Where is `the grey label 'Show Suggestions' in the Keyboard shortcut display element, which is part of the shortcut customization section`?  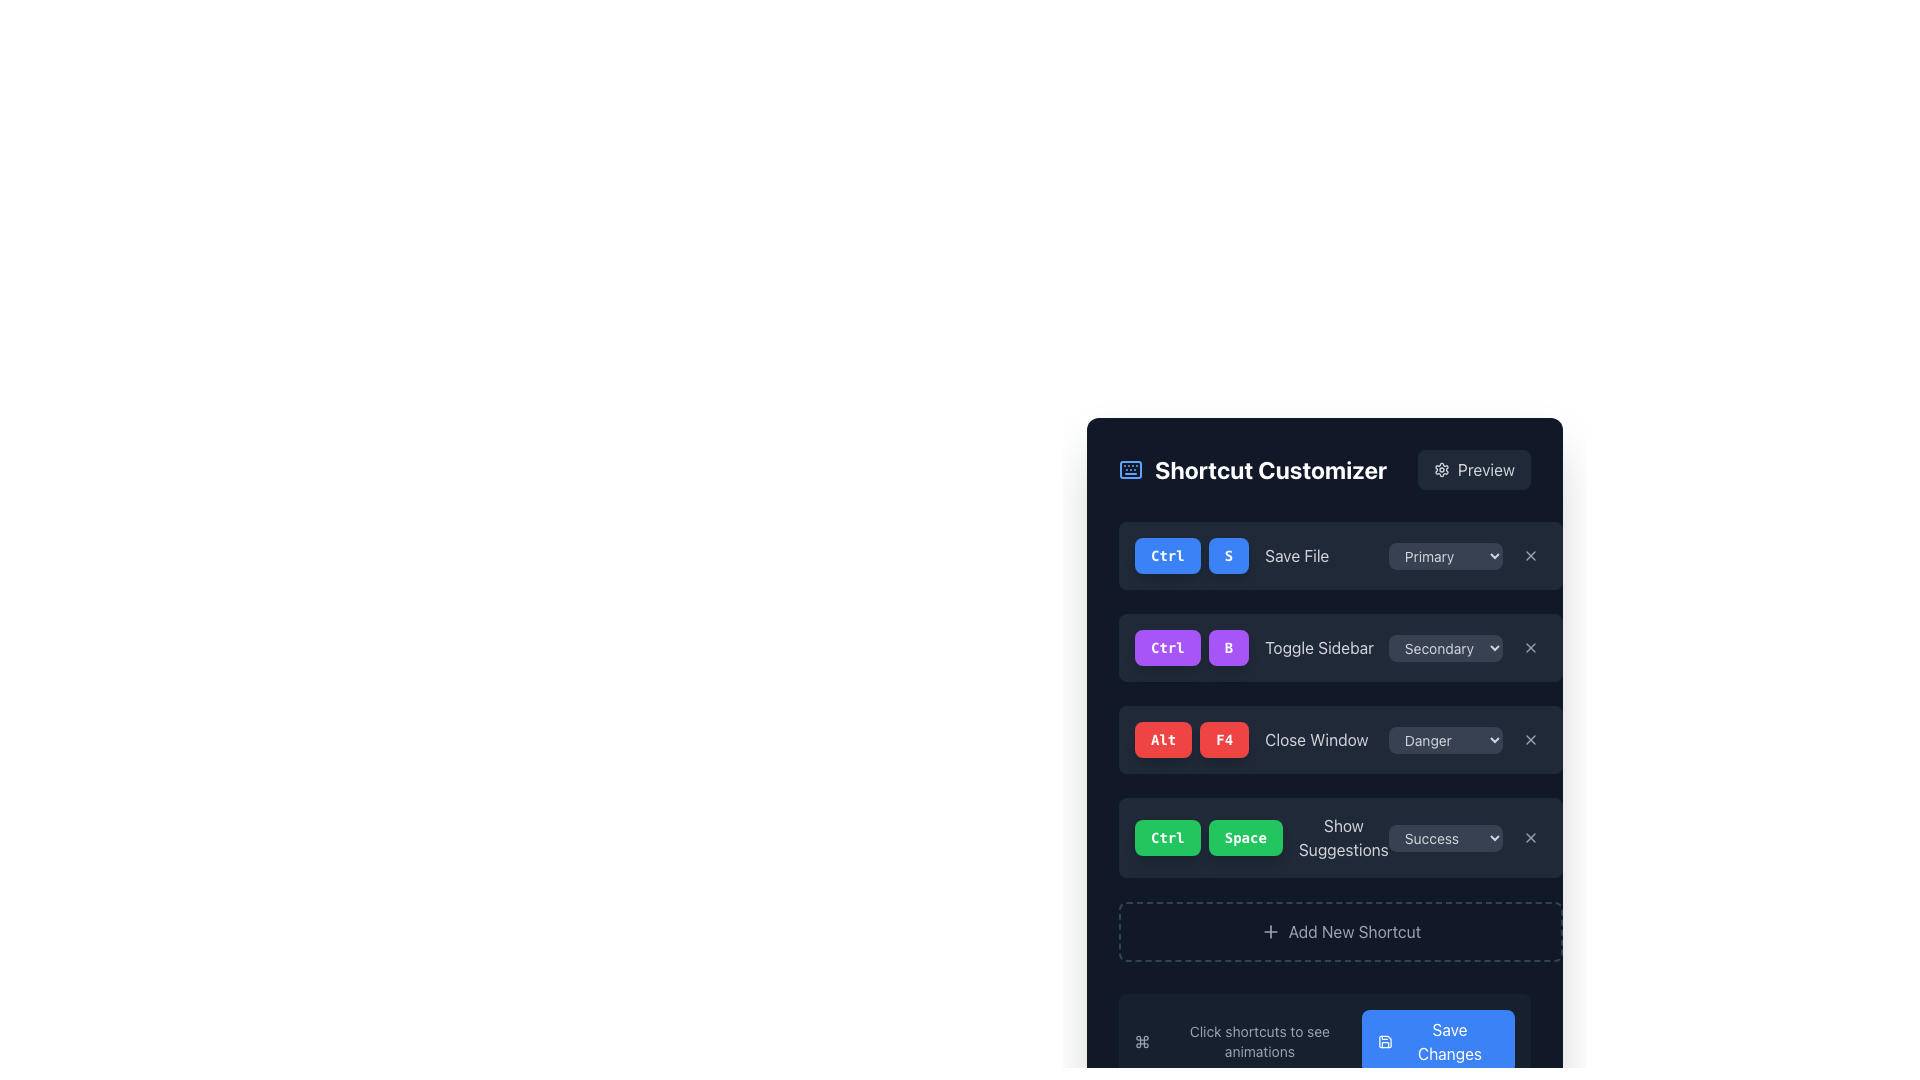
the grey label 'Show Suggestions' in the Keyboard shortcut display element, which is part of the shortcut customization section is located at coordinates (1261, 837).